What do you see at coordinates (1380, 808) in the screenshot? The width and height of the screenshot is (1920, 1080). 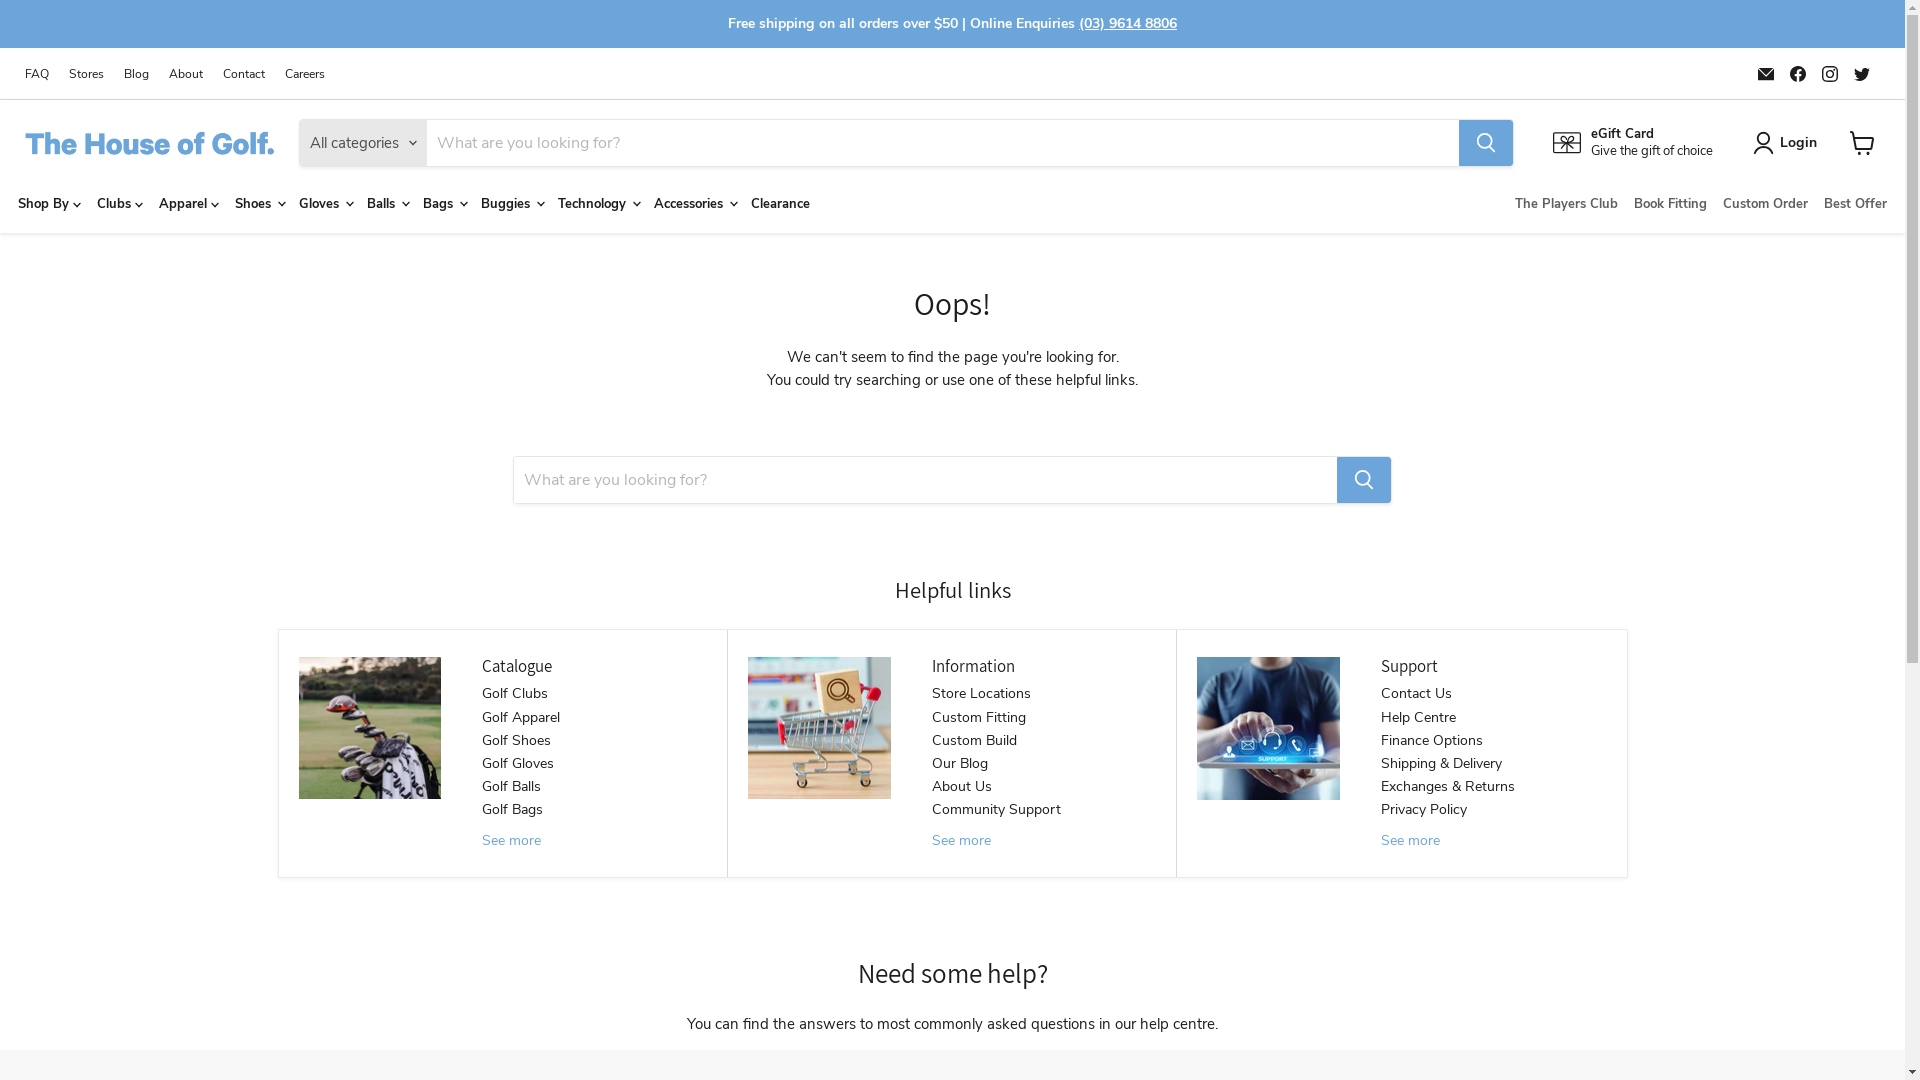 I see `'Privacy Policy'` at bounding box center [1380, 808].